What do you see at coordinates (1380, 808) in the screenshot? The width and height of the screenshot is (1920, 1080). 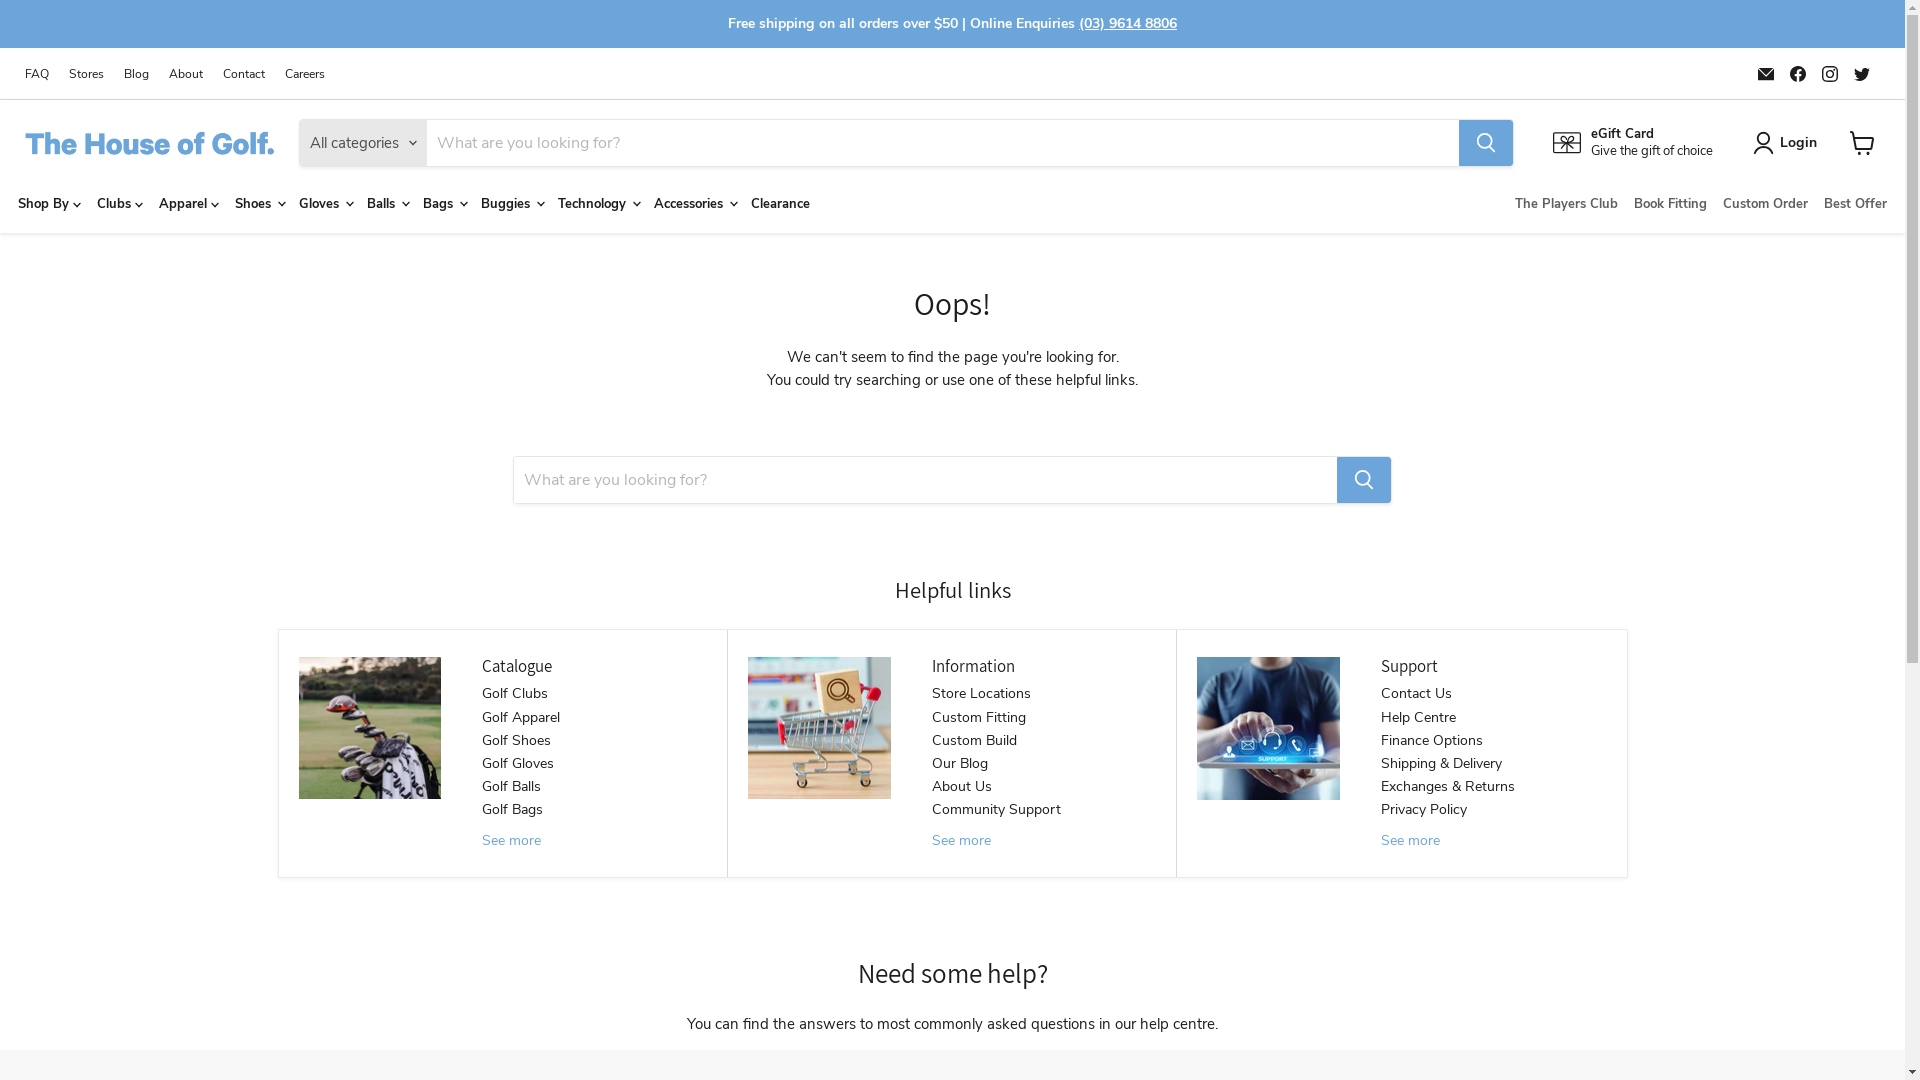 I see `'Privacy Policy'` at bounding box center [1380, 808].